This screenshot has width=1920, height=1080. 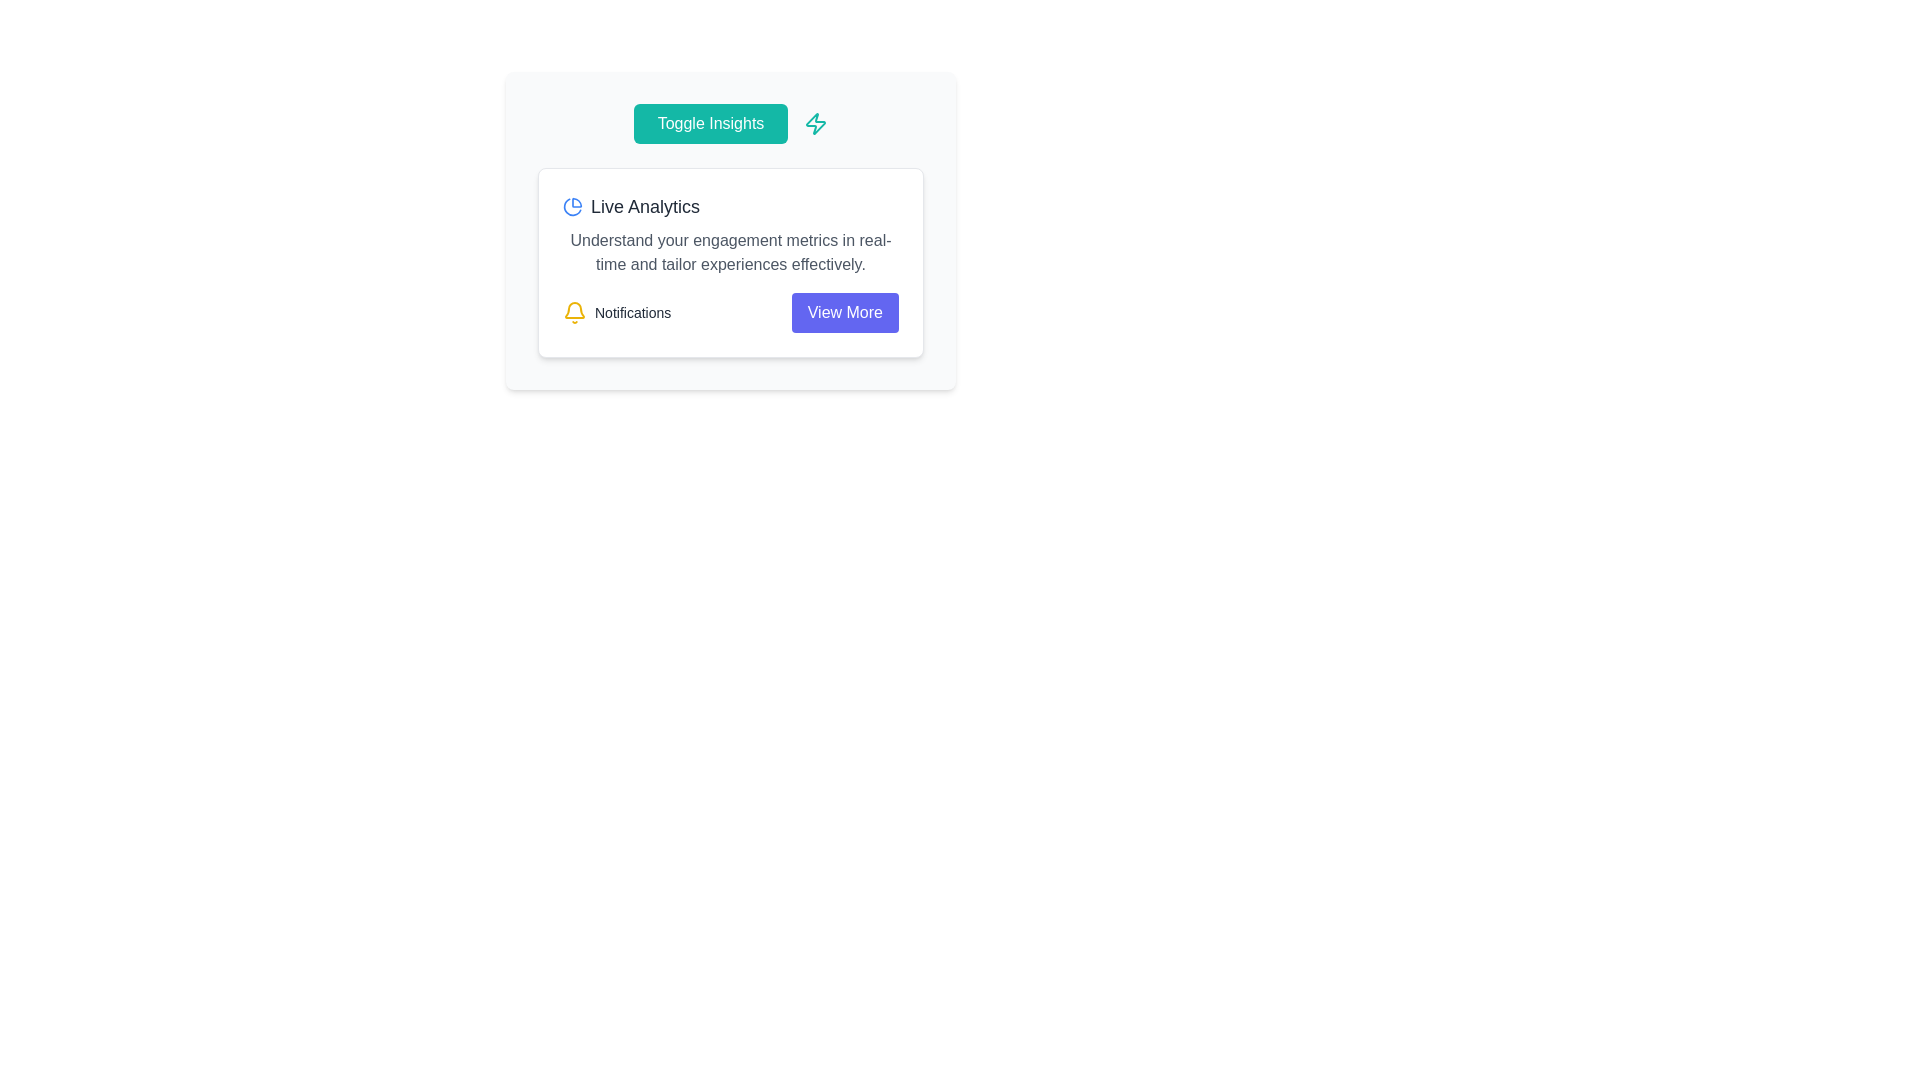 What do you see at coordinates (729, 252) in the screenshot?
I see `static text providing descriptive information about analytics features located under the 'Live Analytics' heading and above the 'Notifications' section` at bounding box center [729, 252].